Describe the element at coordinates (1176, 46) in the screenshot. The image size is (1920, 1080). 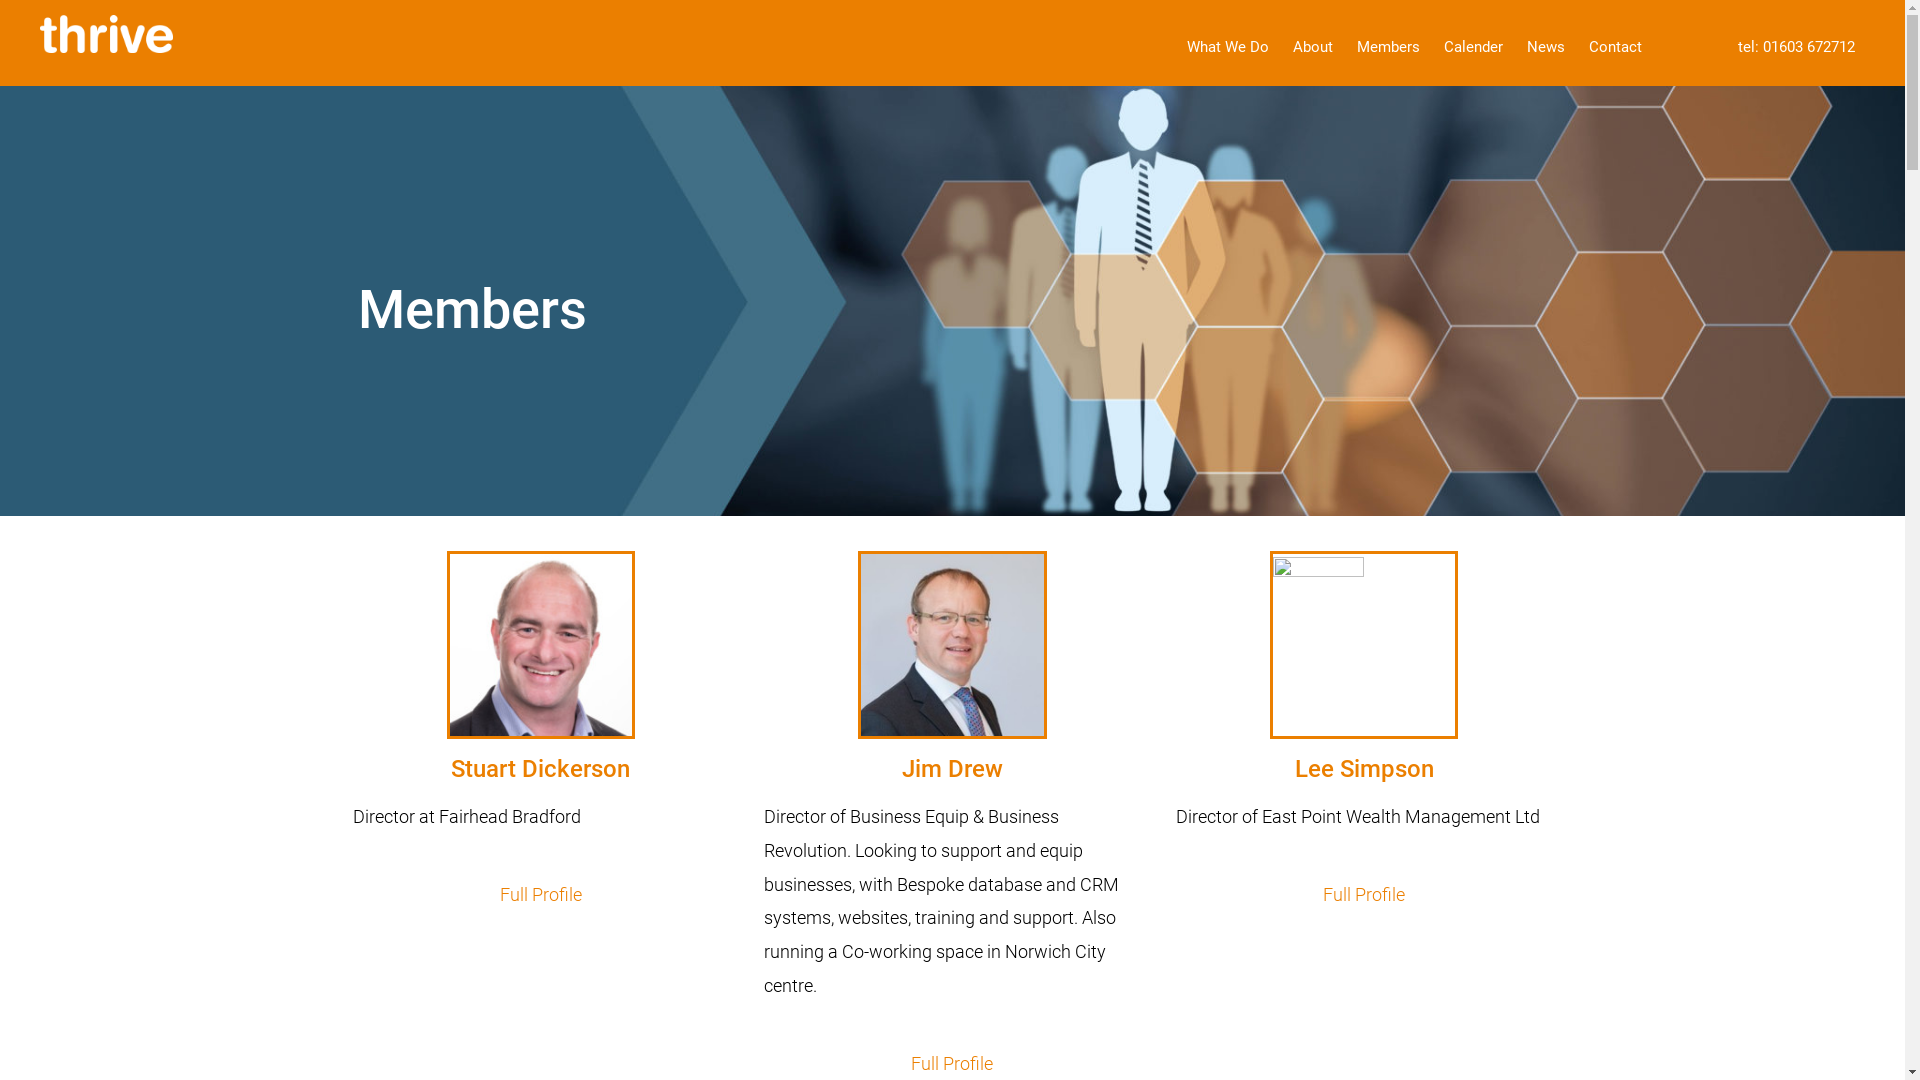
I see `'What We Do'` at that location.